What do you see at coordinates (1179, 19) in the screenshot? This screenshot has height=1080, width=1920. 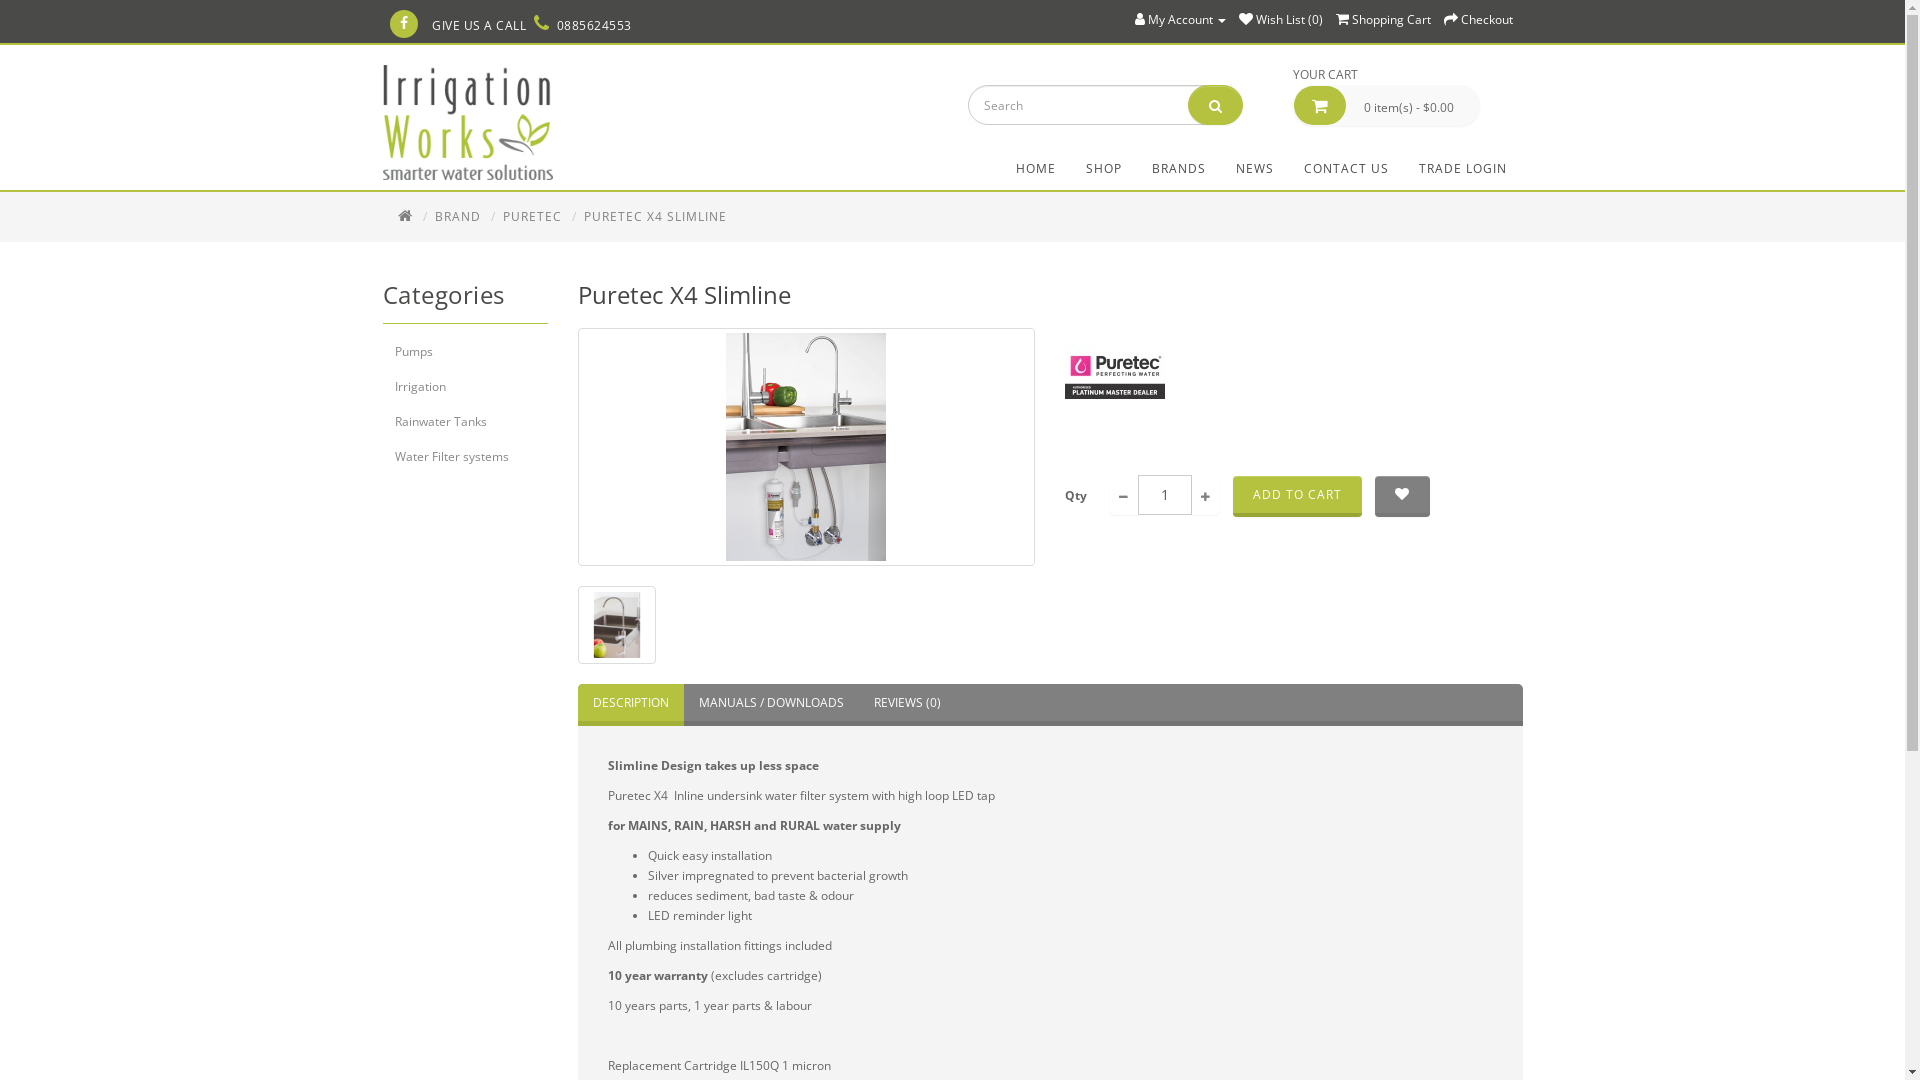 I see `'My Account'` at bounding box center [1179, 19].